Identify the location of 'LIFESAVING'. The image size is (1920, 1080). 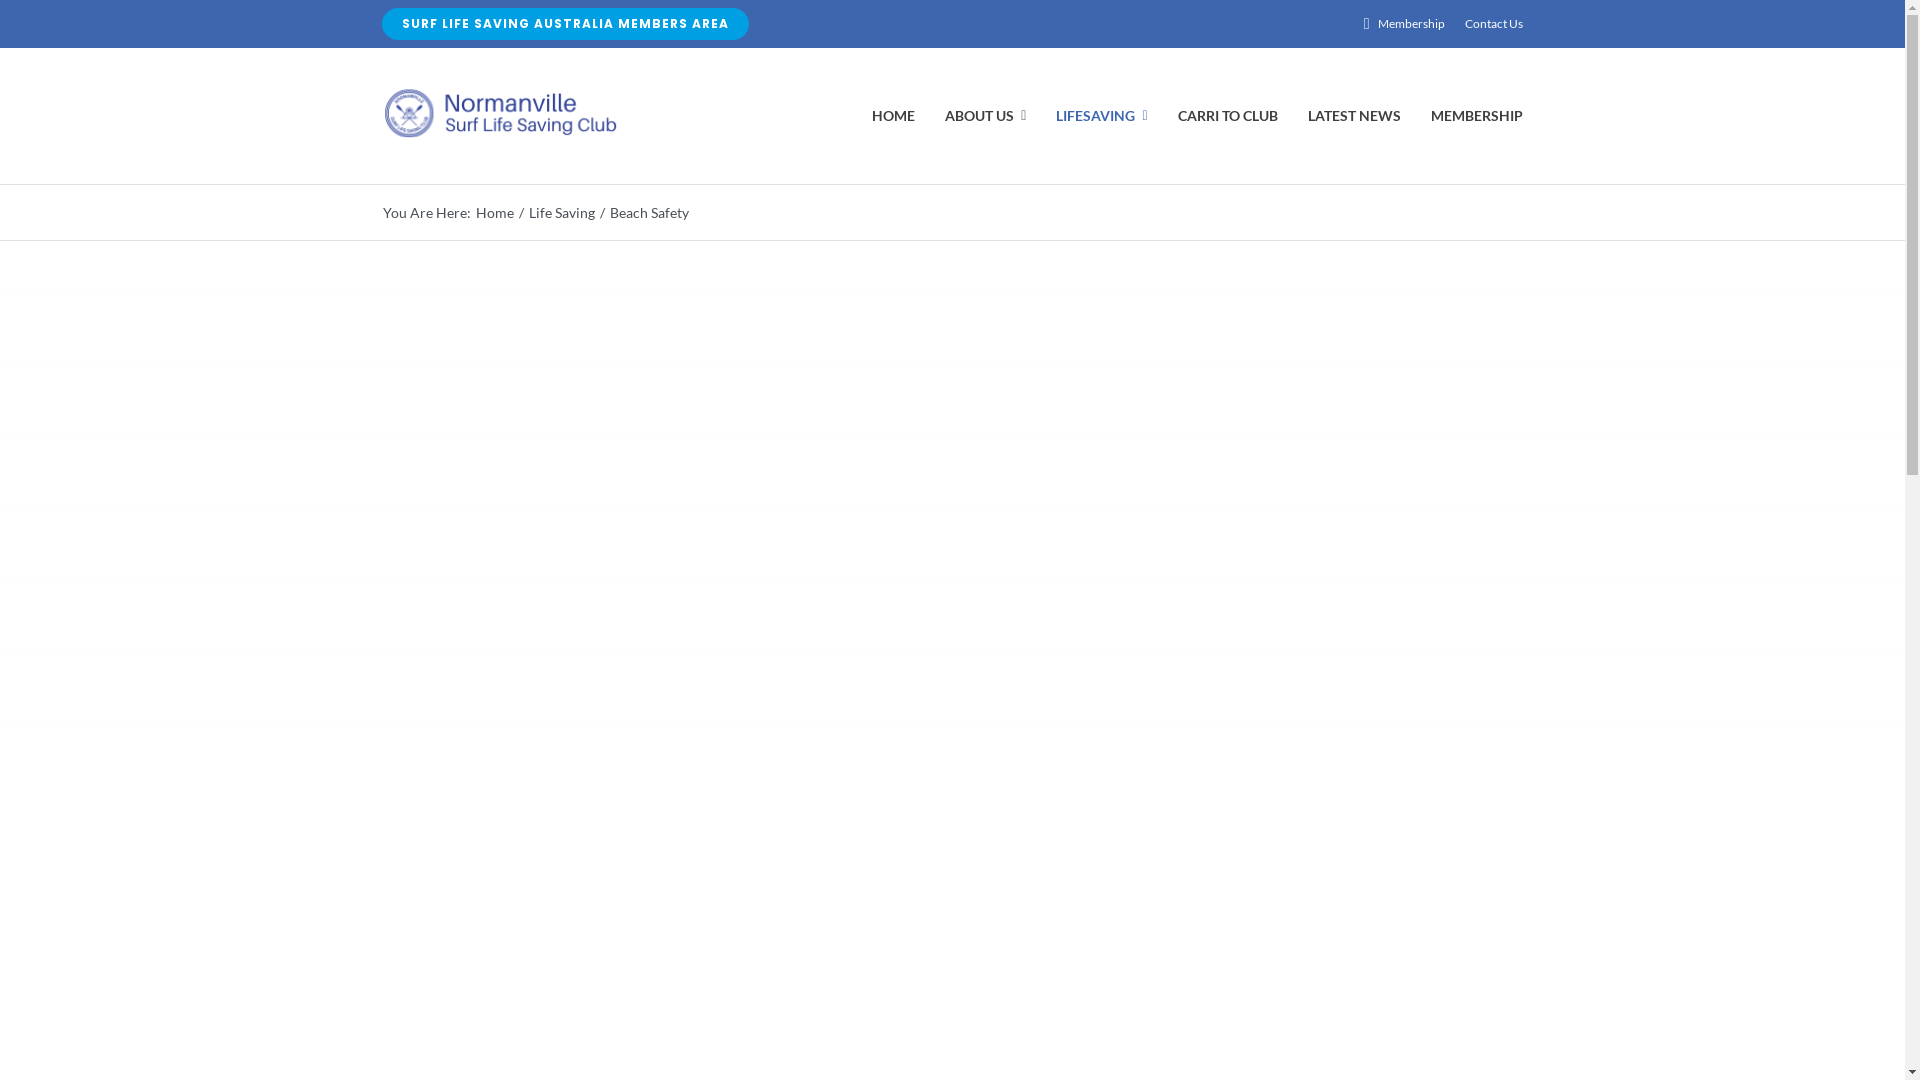
(1100, 115).